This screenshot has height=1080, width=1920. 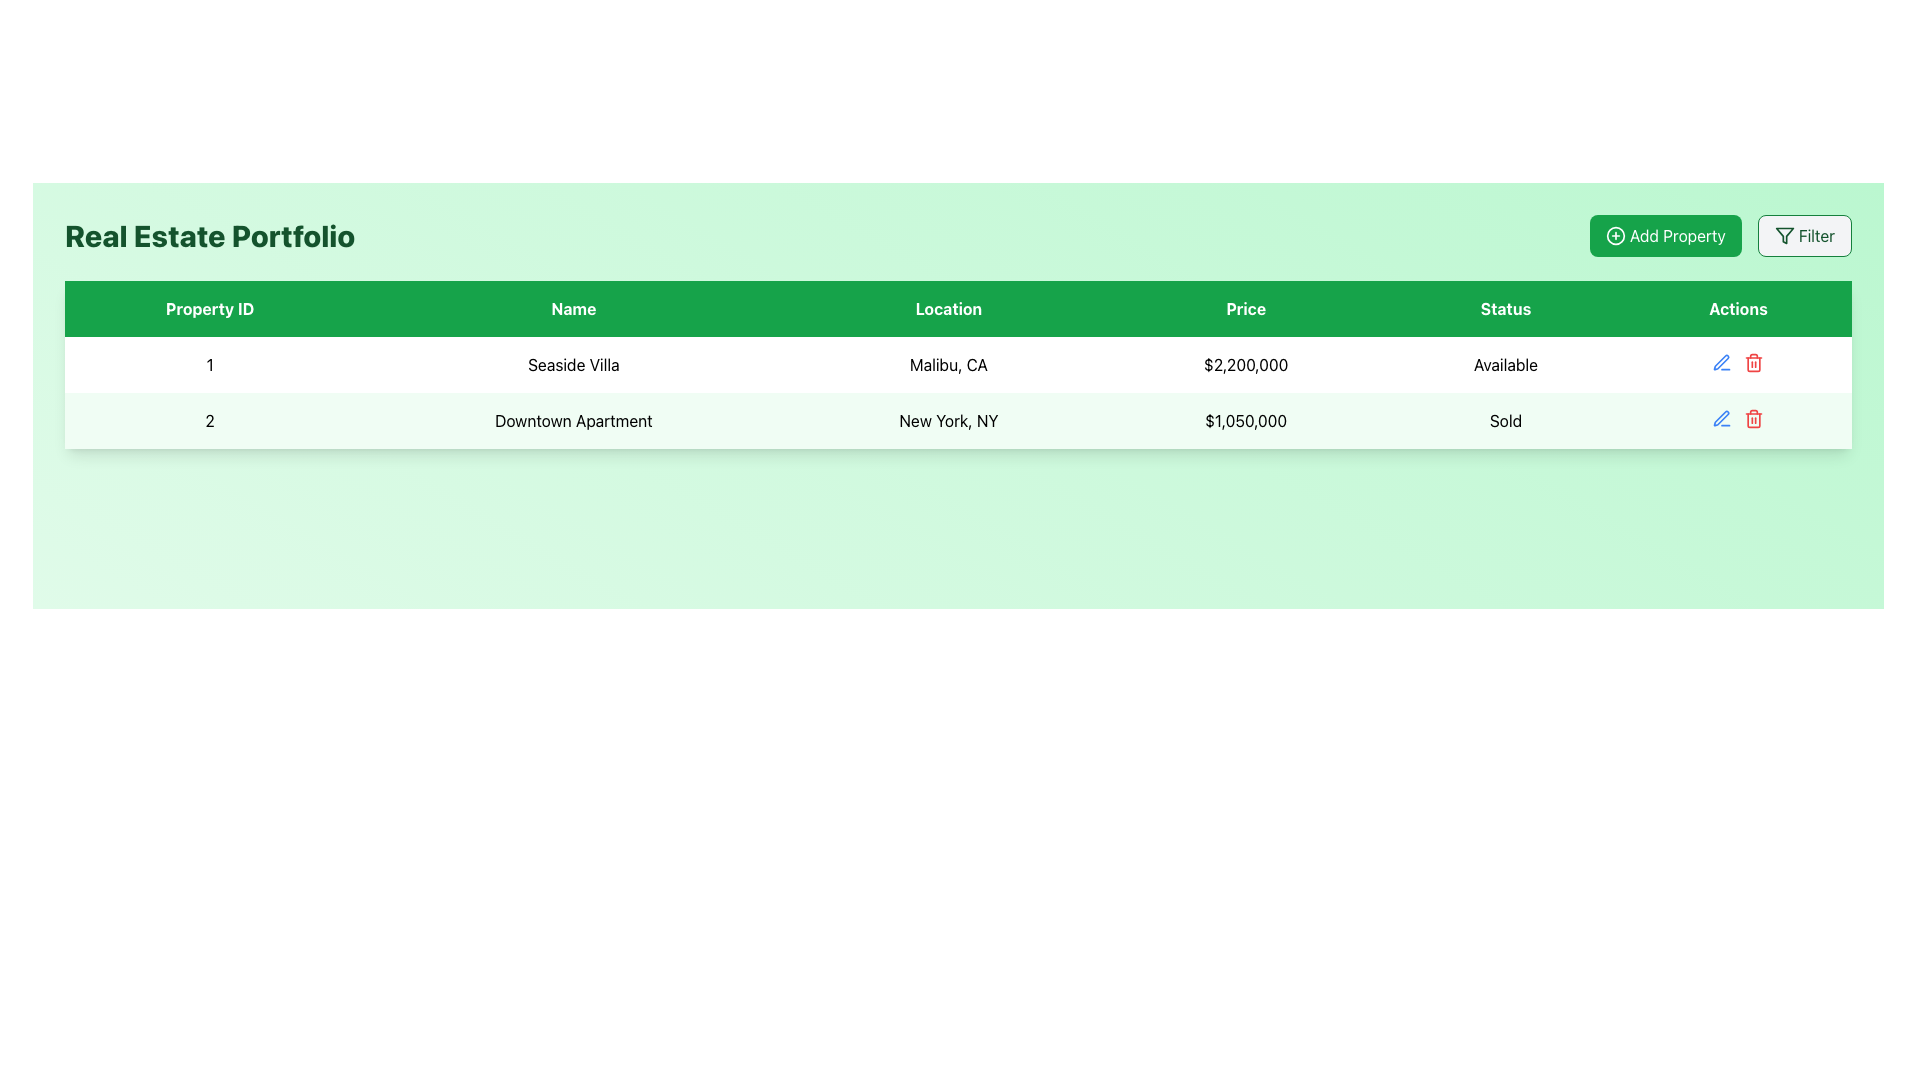 I want to click on the red trash icon button in the 'Actions' column of the table for the property 'Seaside Villa', so click(x=1753, y=362).